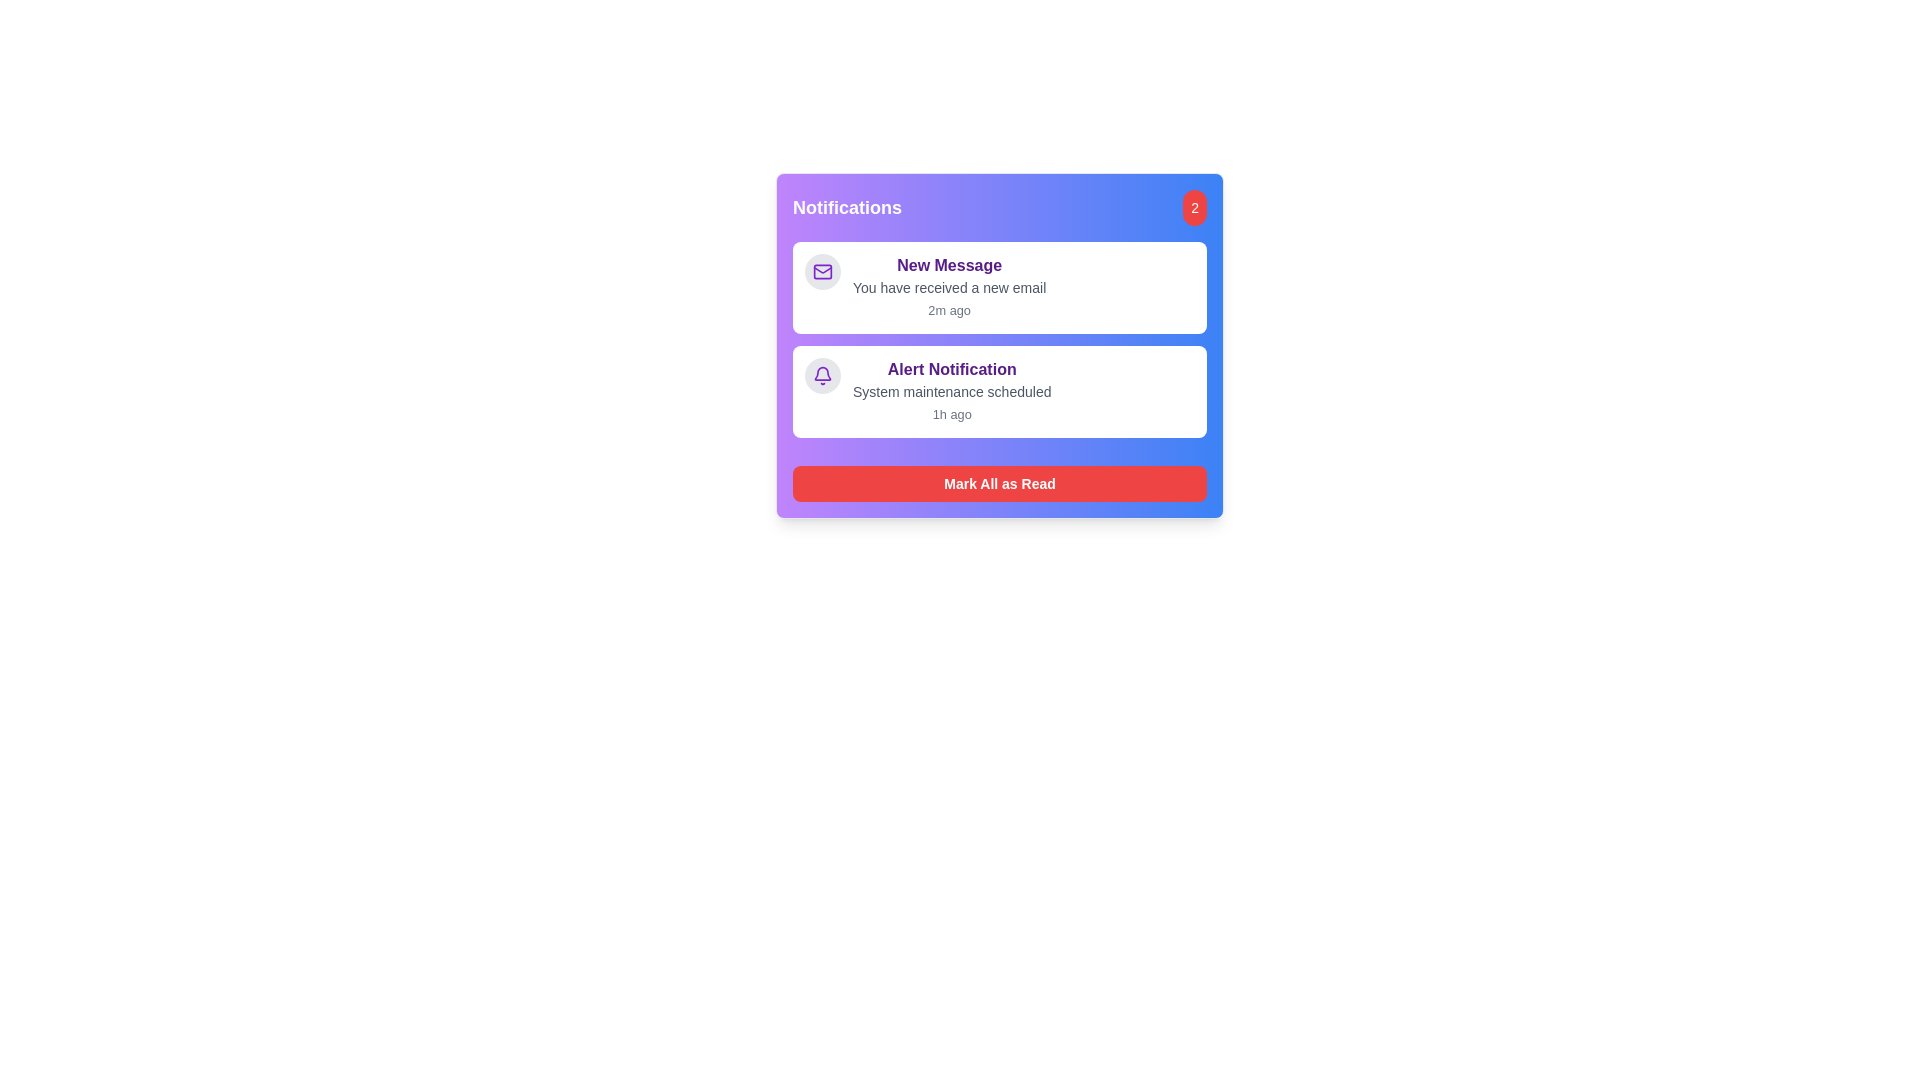  What do you see at coordinates (999, 392) in the screenshot?
I see `the notification in the second Notification card, which informs the user about a system maintenance event` at bounding box center [999, 392].